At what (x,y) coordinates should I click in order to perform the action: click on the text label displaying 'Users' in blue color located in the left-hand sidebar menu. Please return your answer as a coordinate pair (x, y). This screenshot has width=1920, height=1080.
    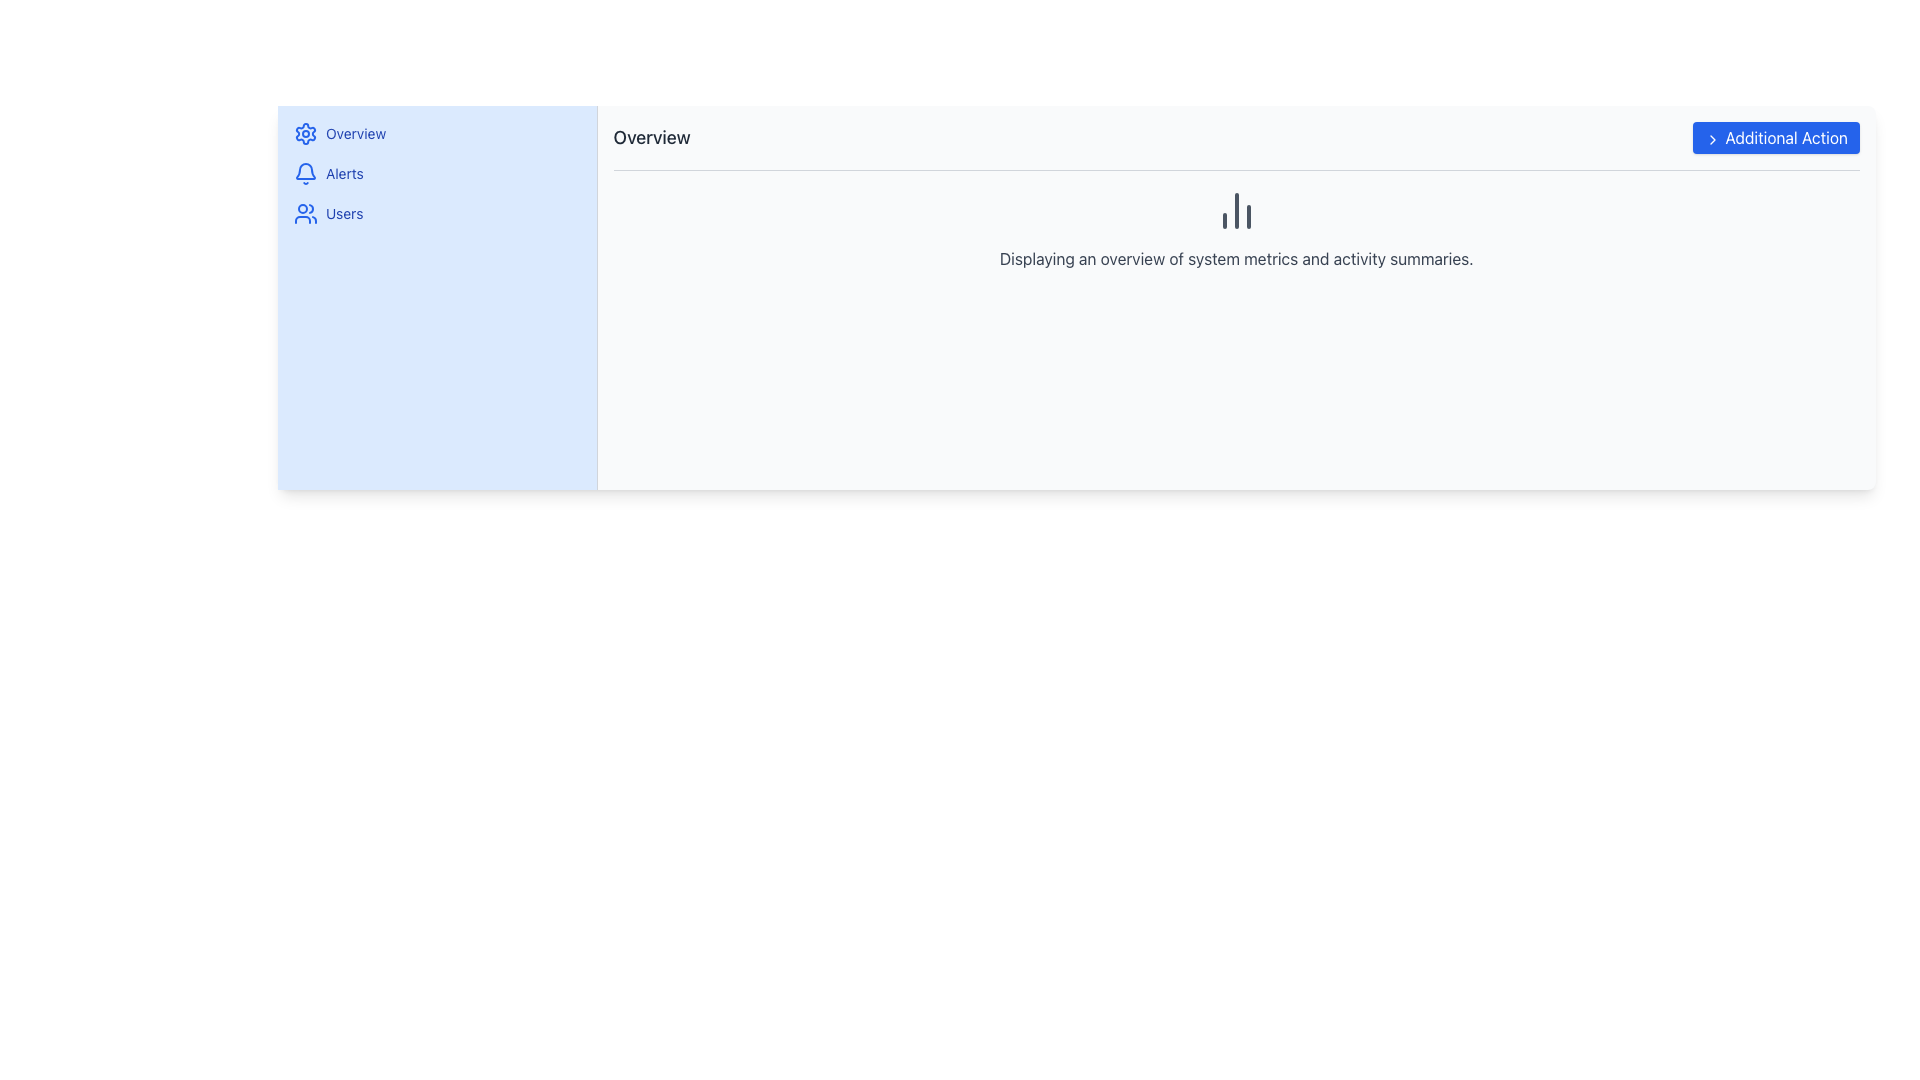
    Looking at the image, I should click on (344, 213).